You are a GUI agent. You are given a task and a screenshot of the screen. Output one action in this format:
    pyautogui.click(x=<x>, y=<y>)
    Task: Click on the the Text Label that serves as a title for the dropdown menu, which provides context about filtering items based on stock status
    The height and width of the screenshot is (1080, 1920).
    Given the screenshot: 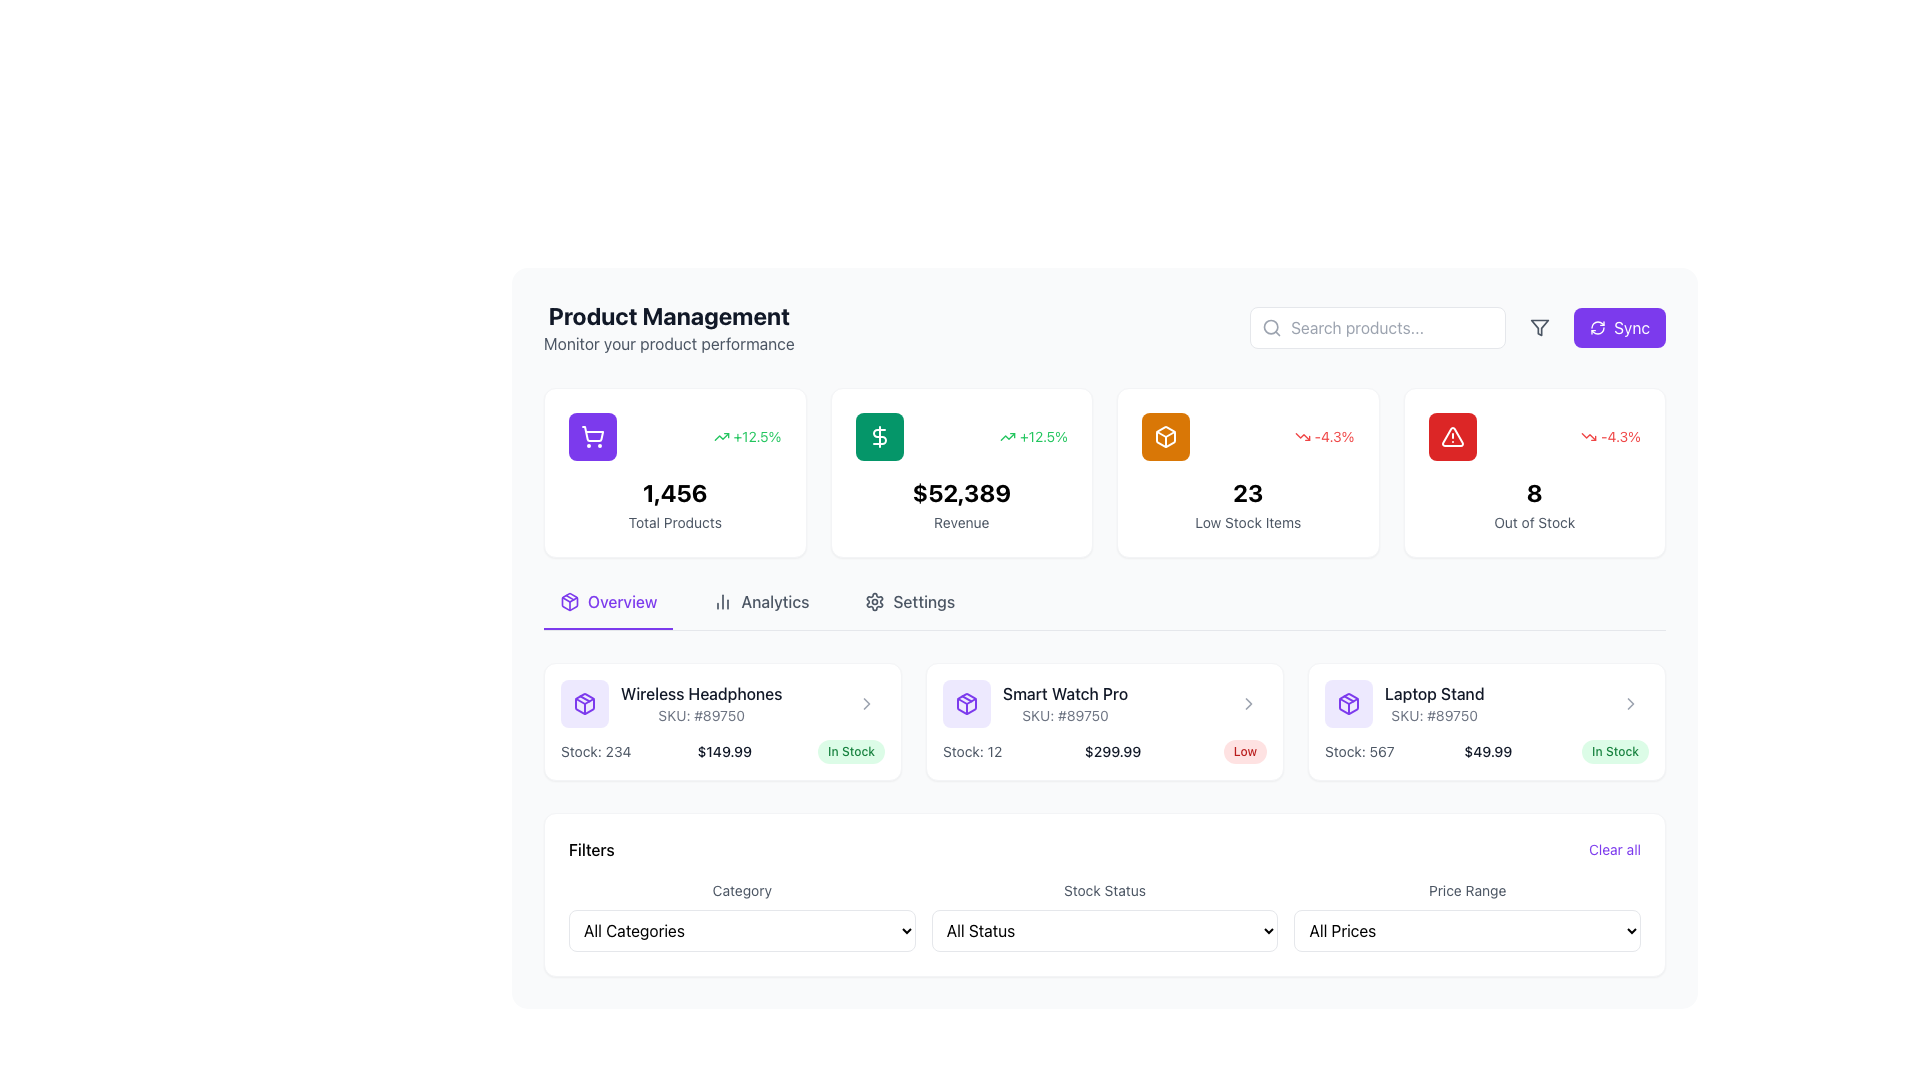 What is the action you would take?
    pyautogui.click(x=1103, y=889)
    